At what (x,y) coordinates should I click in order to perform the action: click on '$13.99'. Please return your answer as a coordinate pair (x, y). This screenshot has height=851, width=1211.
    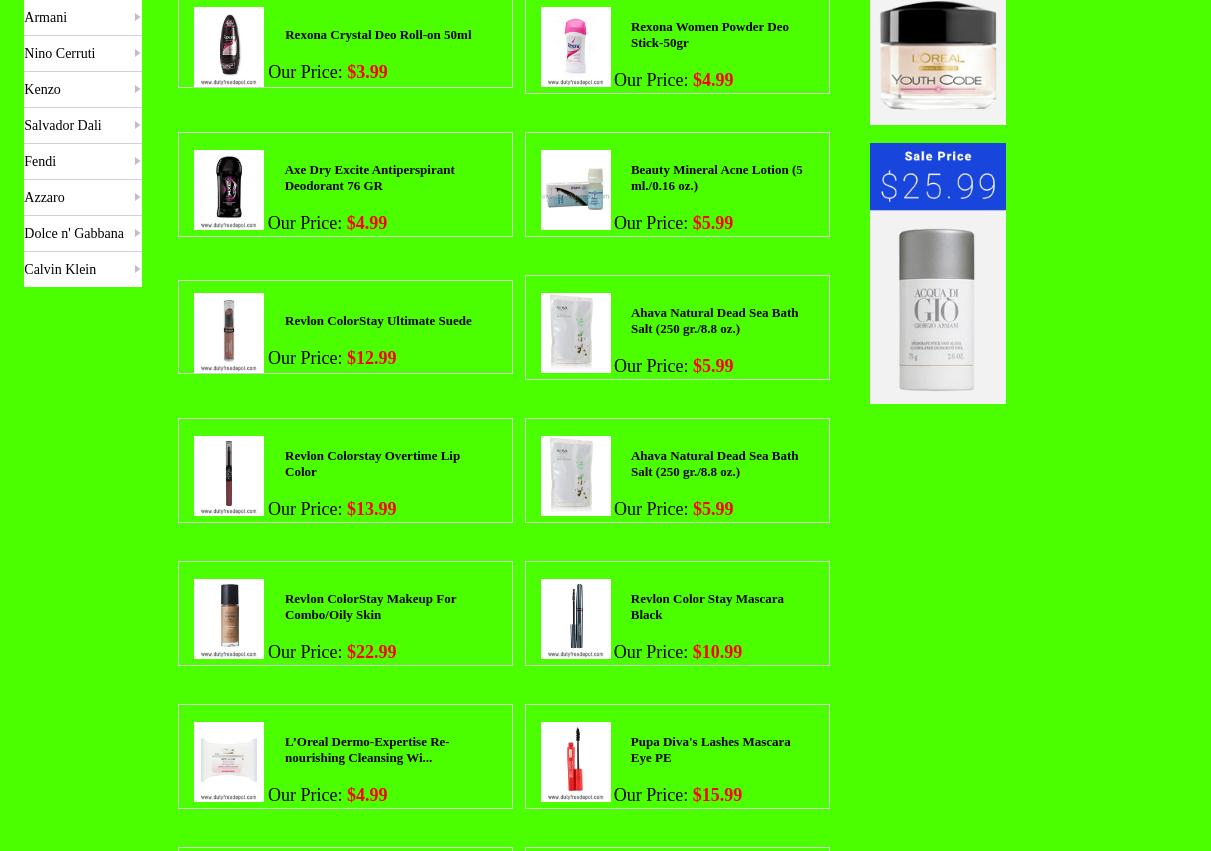
    Looking at the image, I should click on (370, 507).